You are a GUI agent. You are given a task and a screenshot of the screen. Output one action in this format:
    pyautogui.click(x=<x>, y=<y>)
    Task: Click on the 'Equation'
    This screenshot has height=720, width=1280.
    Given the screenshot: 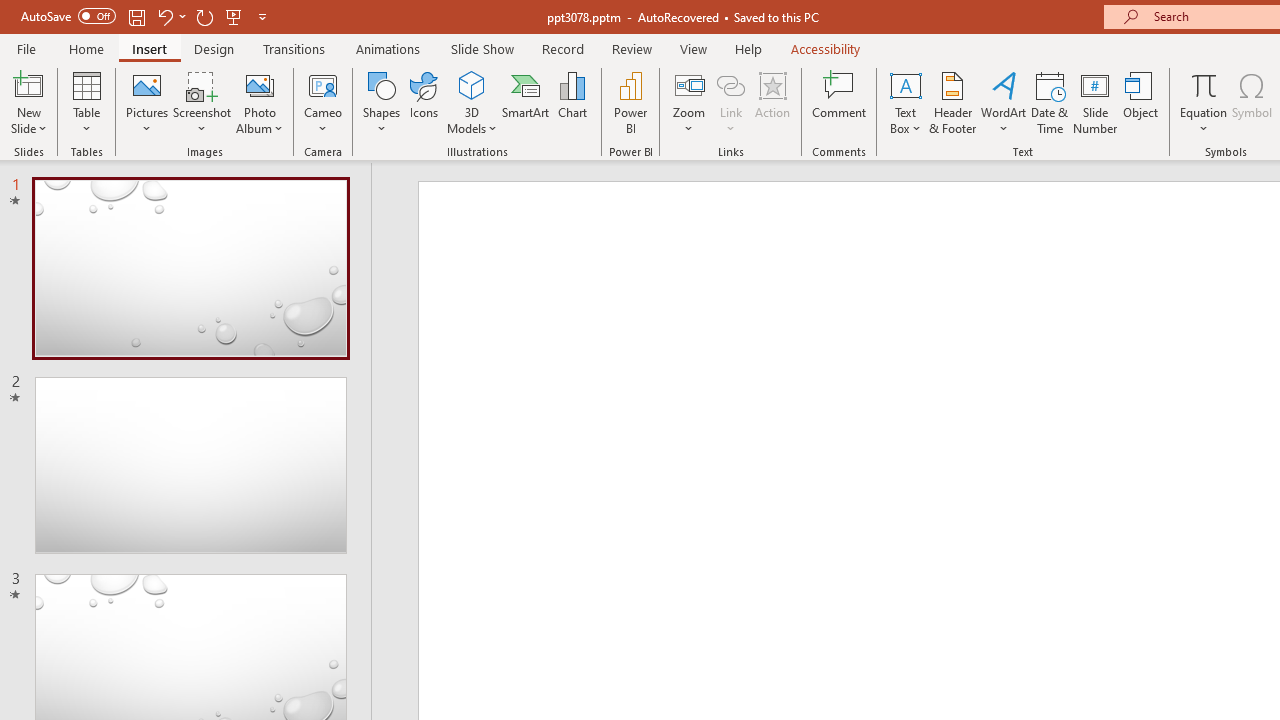 What is the action you would take?
    pyautogui.click(x=1202, y=103)
    